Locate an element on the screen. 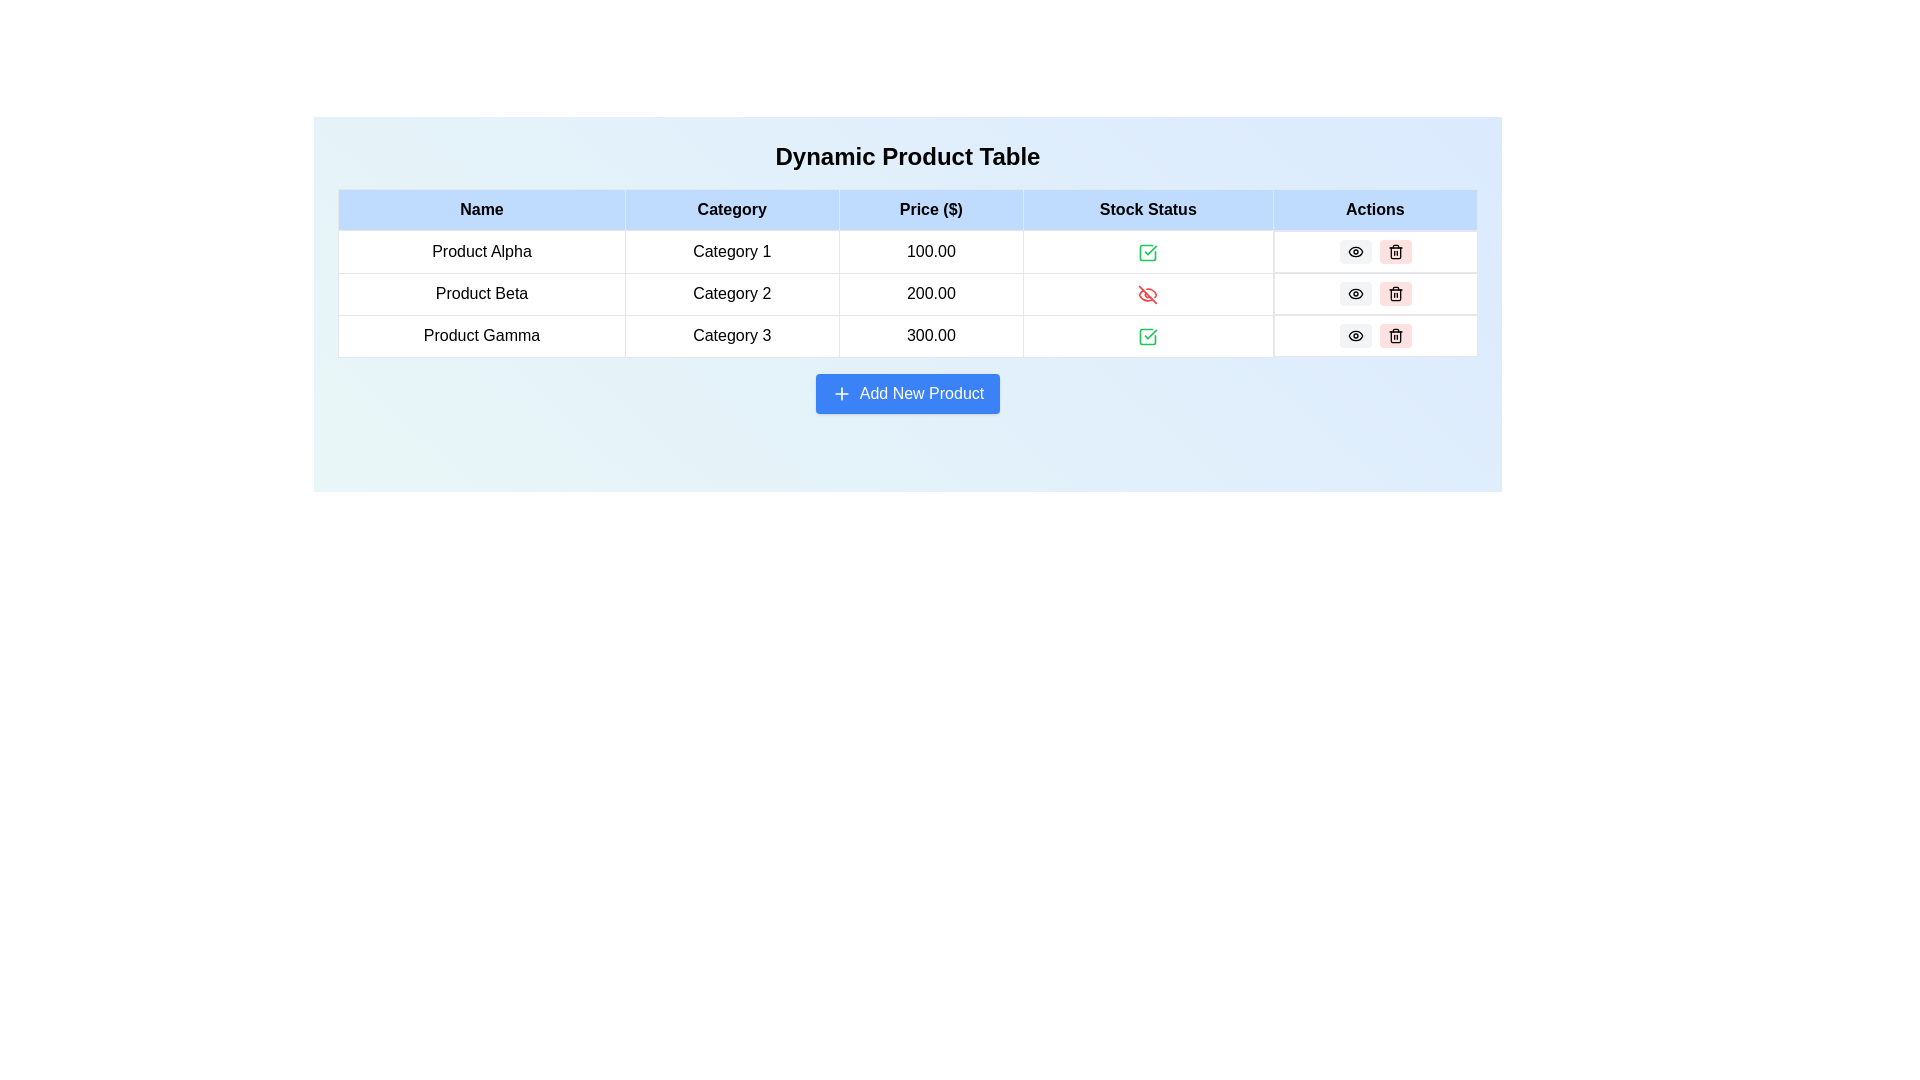 The width and height of the screenshot is (1920, 1080). the 'Product Gamma' text label located in the first column of the third row of the table, which has a light-colored border and is aligned with similar elements under the 'Name' column is located at coordinates (481, 334).